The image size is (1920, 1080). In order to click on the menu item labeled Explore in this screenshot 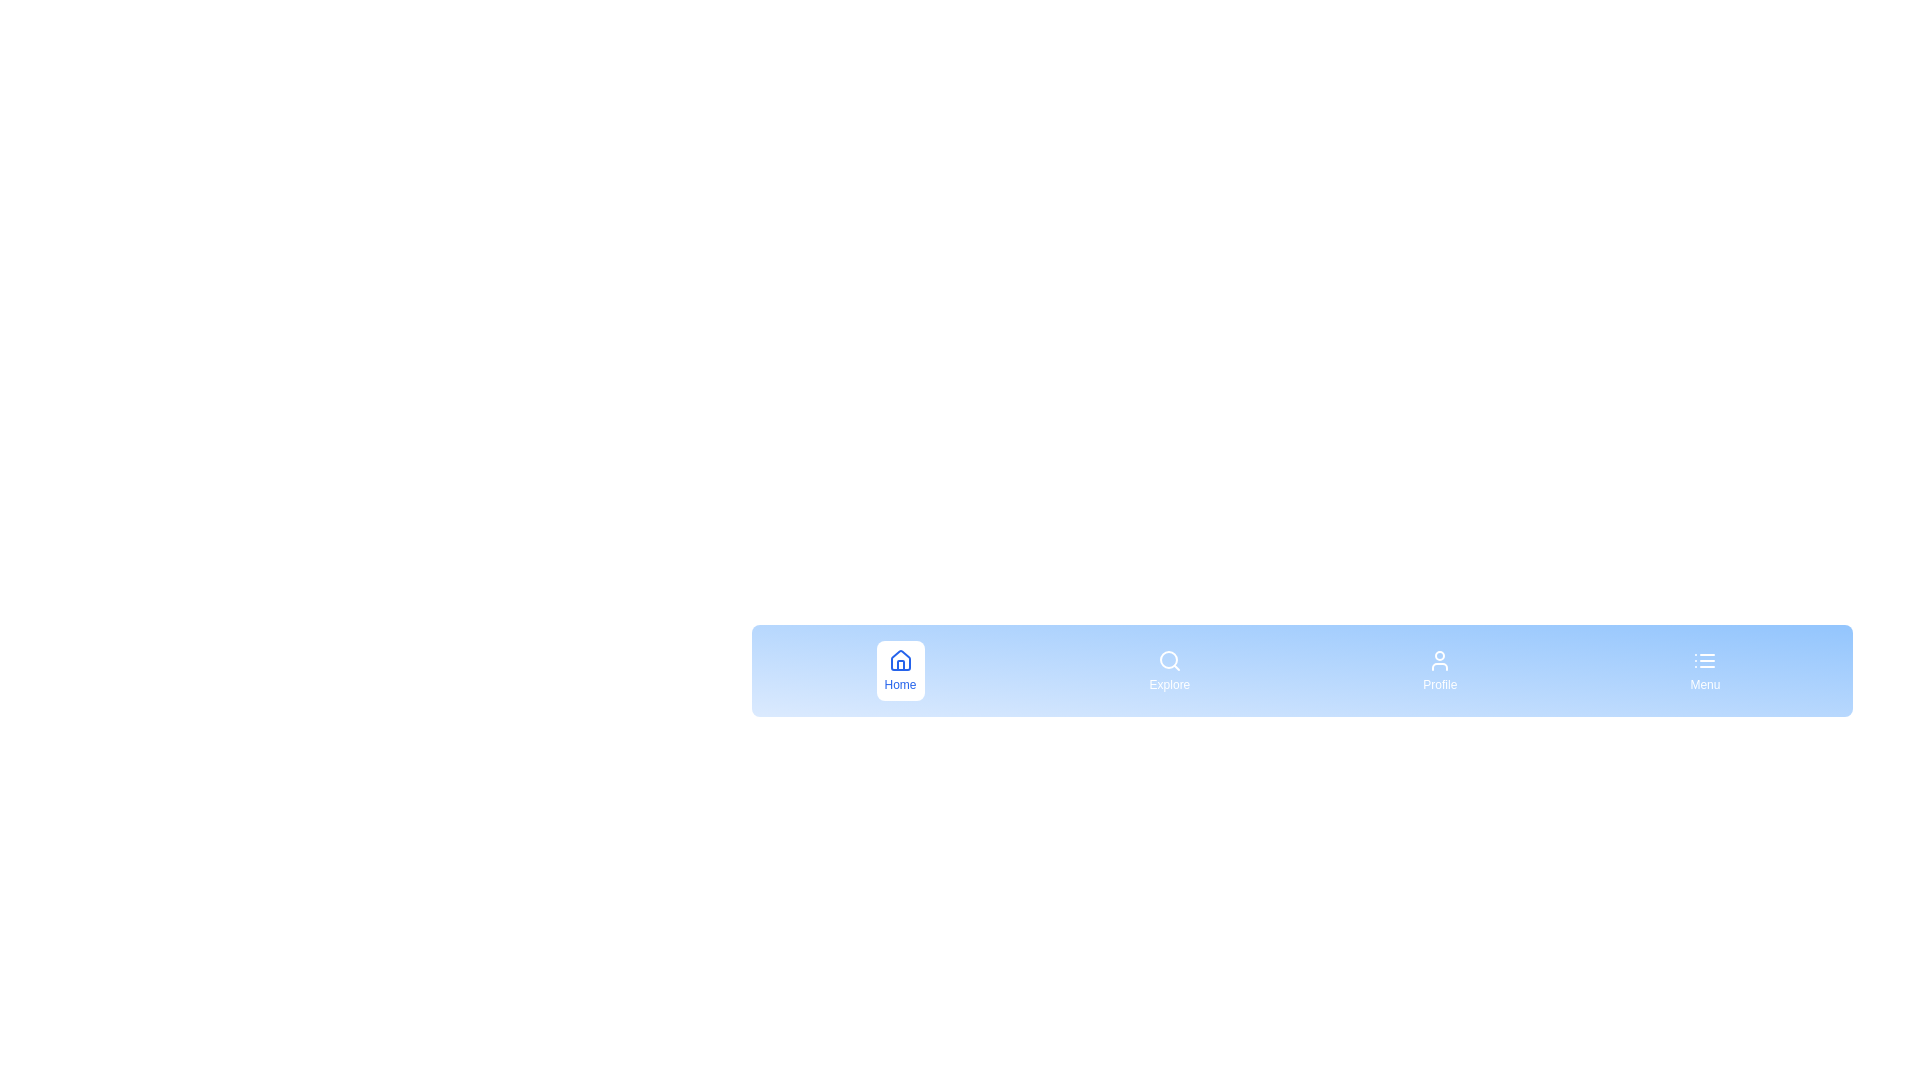, I will do `click(1169, 671)`.